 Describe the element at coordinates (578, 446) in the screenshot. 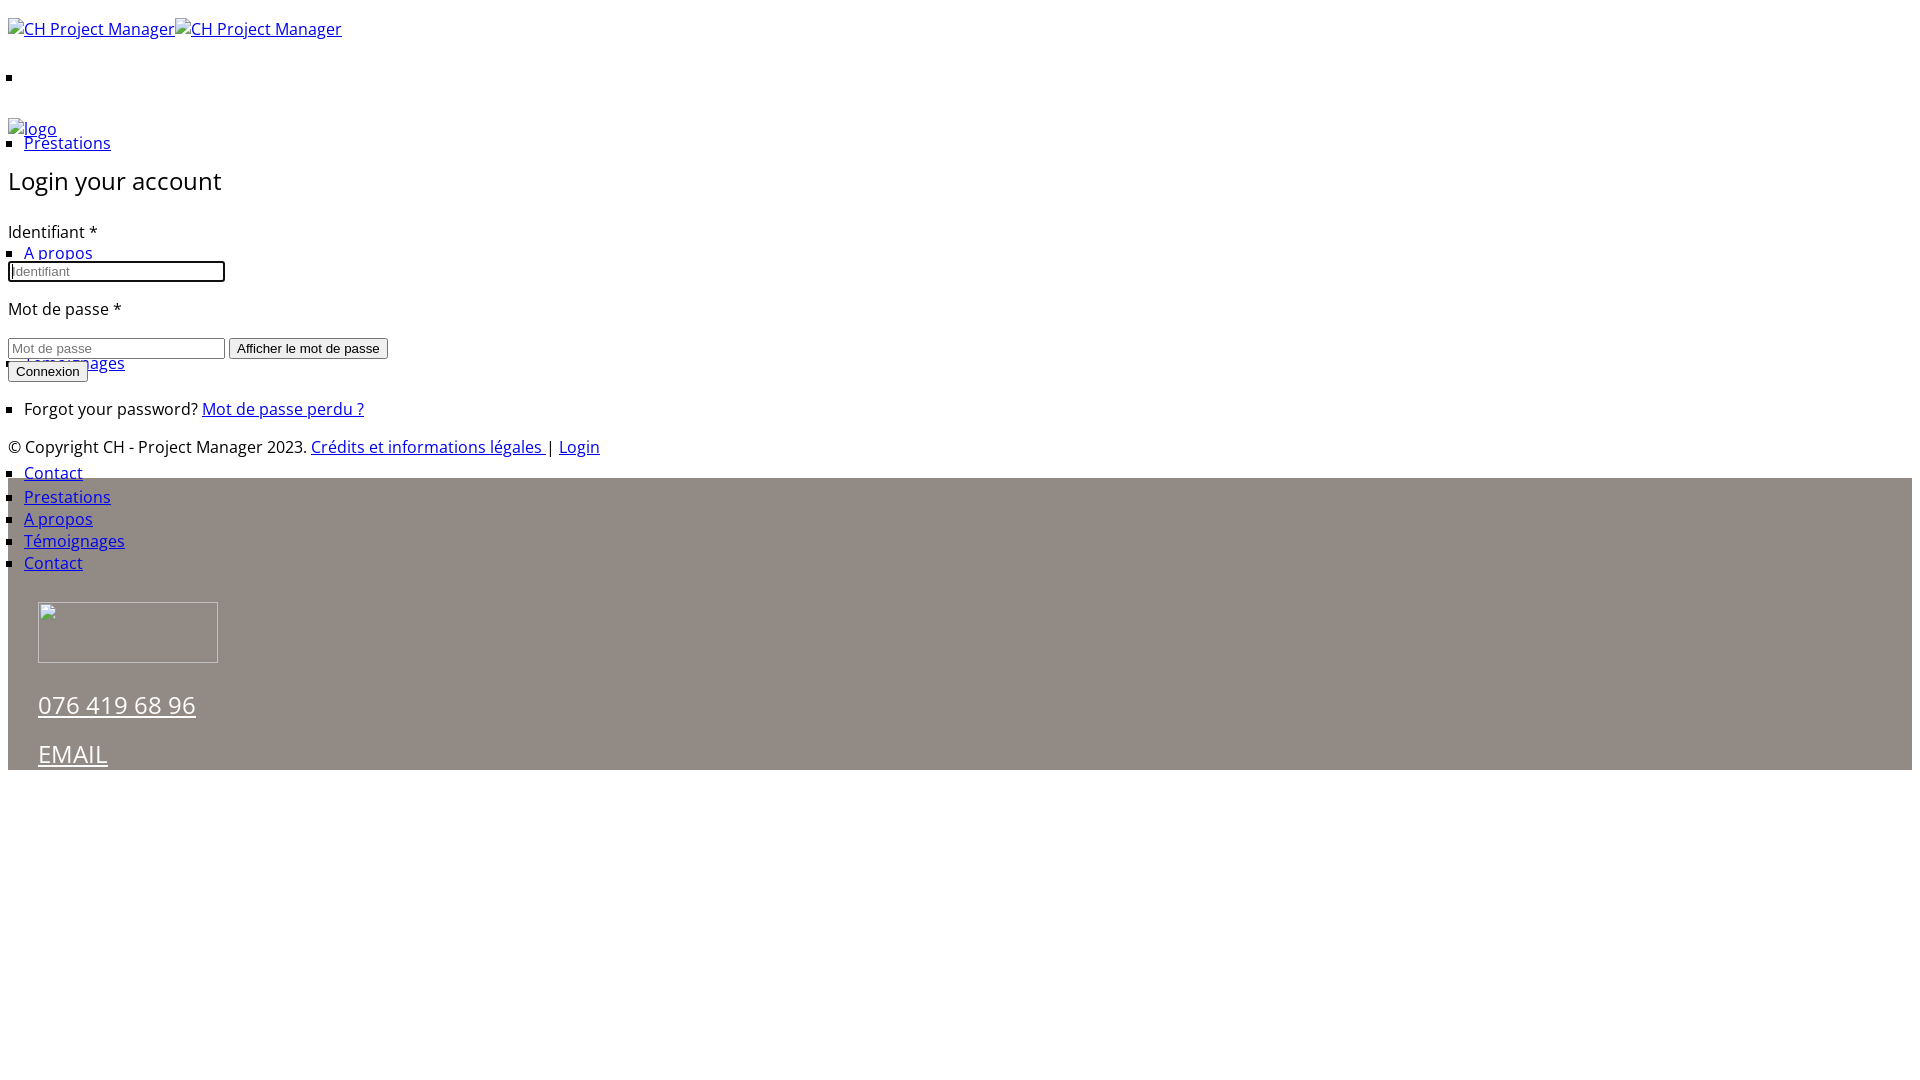

I see `'Login'` at that location.